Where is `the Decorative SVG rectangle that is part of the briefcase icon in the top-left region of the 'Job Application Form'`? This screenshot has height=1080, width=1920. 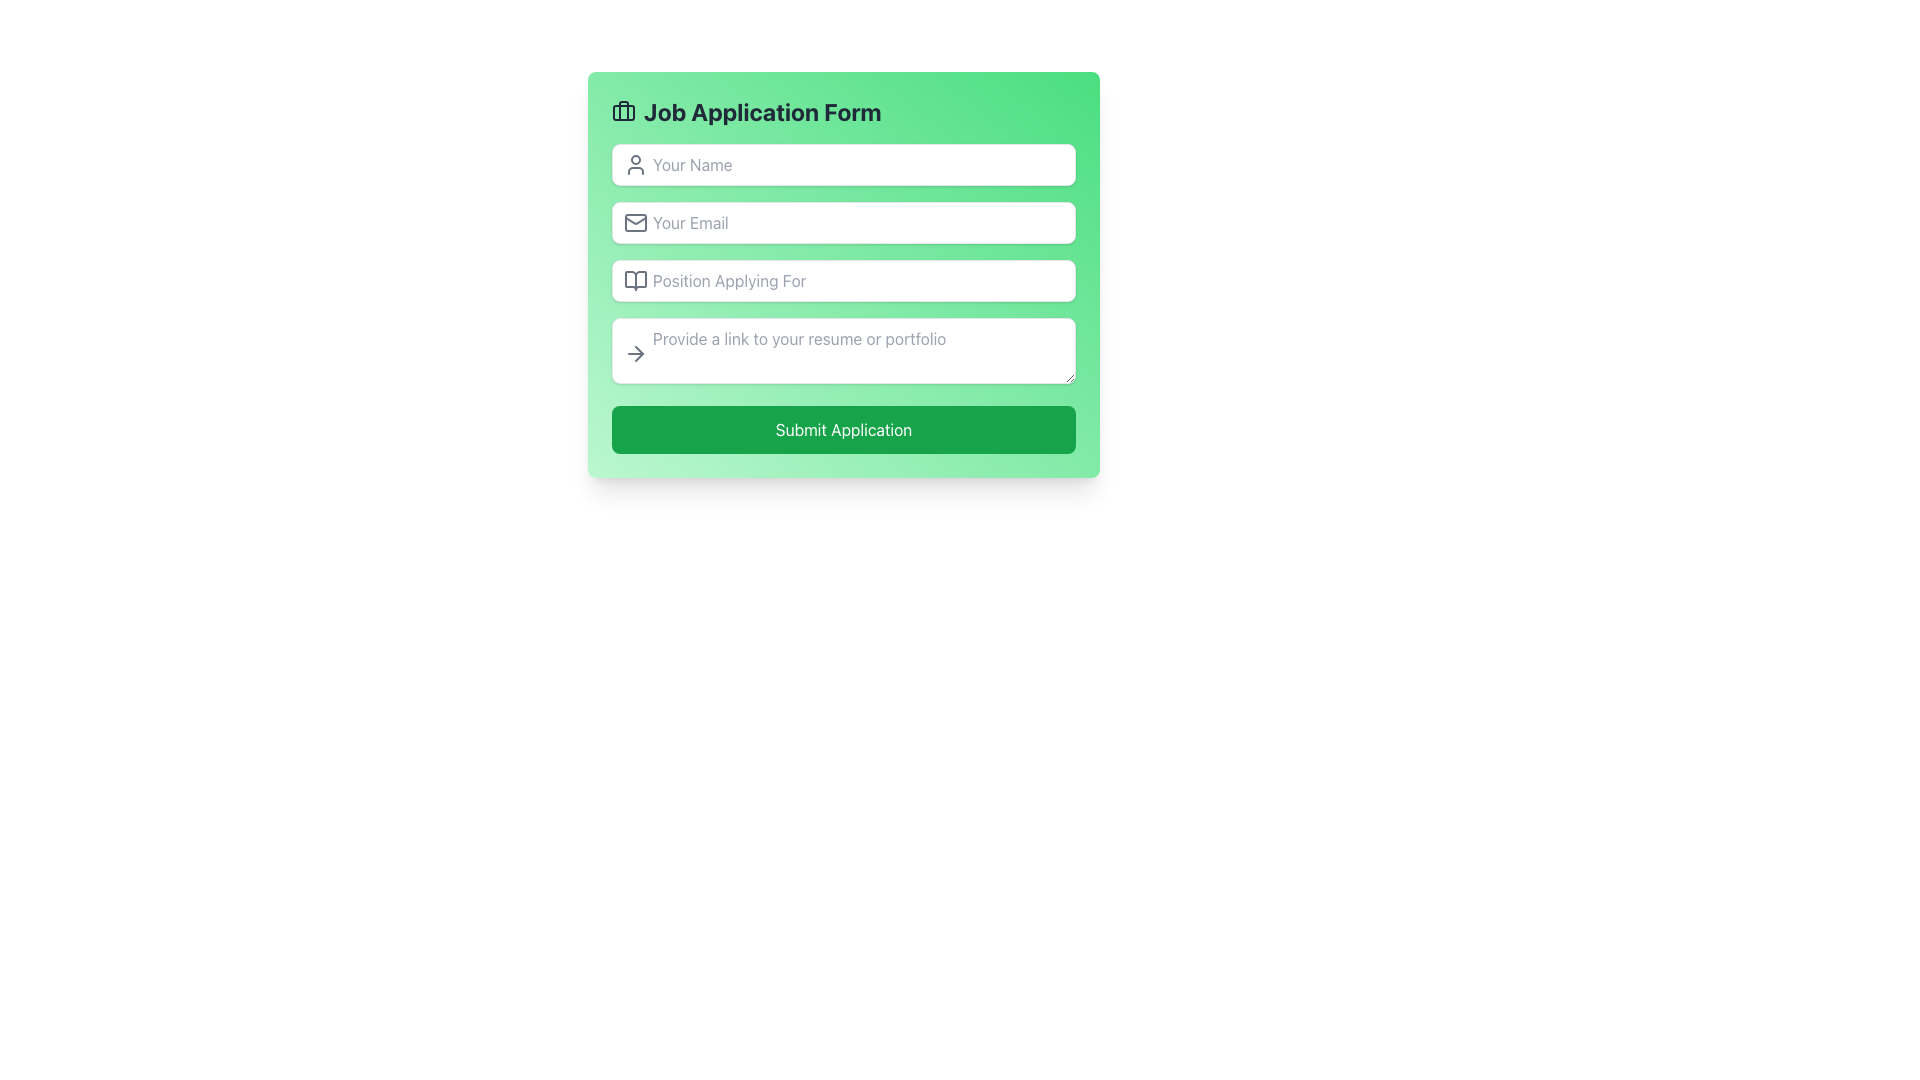
the Decorative SVG rectangle that is part of the briefcase icon in the top-left region of the 'Job Application Form' is located at coordinates (623, 112).